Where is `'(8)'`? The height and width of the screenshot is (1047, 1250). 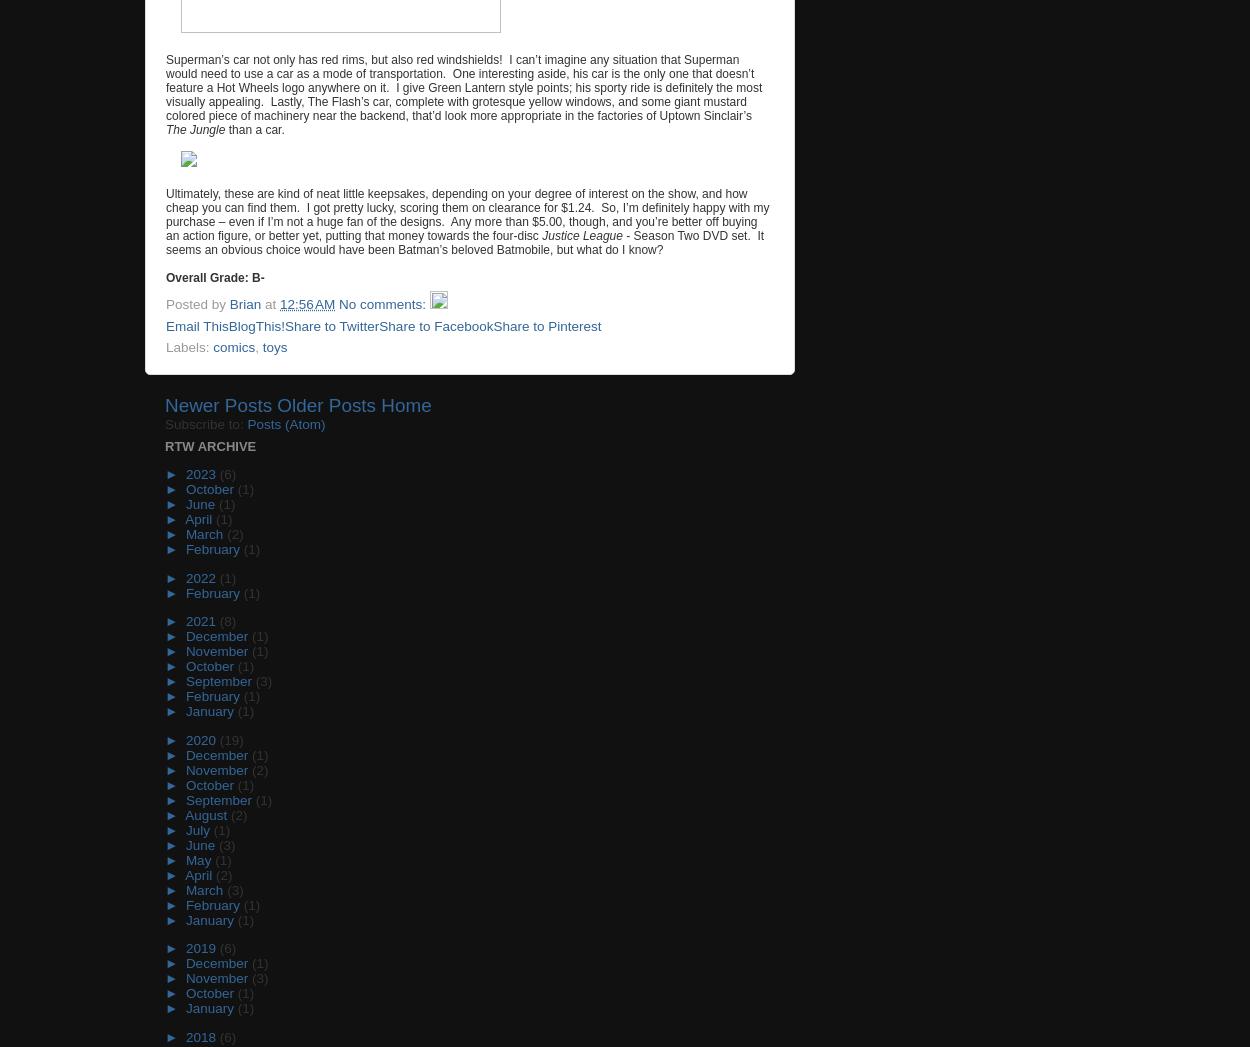
'(8)' is located at coordinates (218, 621).